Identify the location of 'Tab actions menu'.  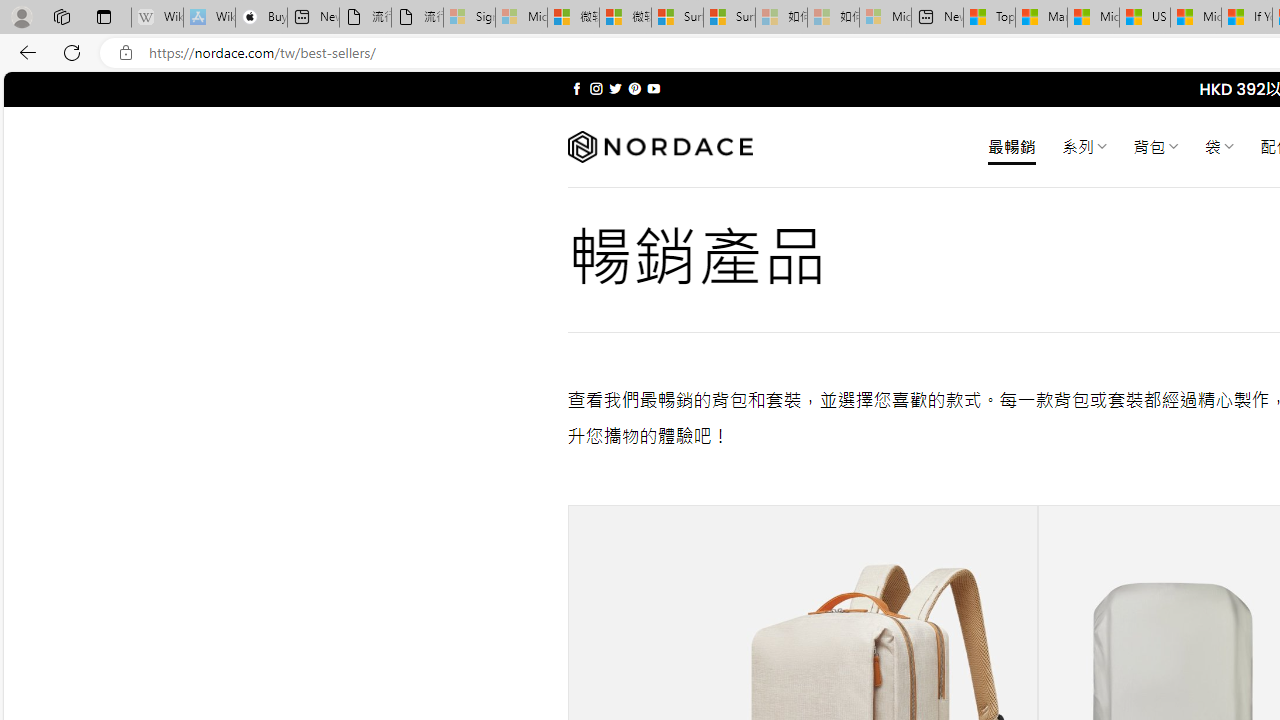
(103, 16).